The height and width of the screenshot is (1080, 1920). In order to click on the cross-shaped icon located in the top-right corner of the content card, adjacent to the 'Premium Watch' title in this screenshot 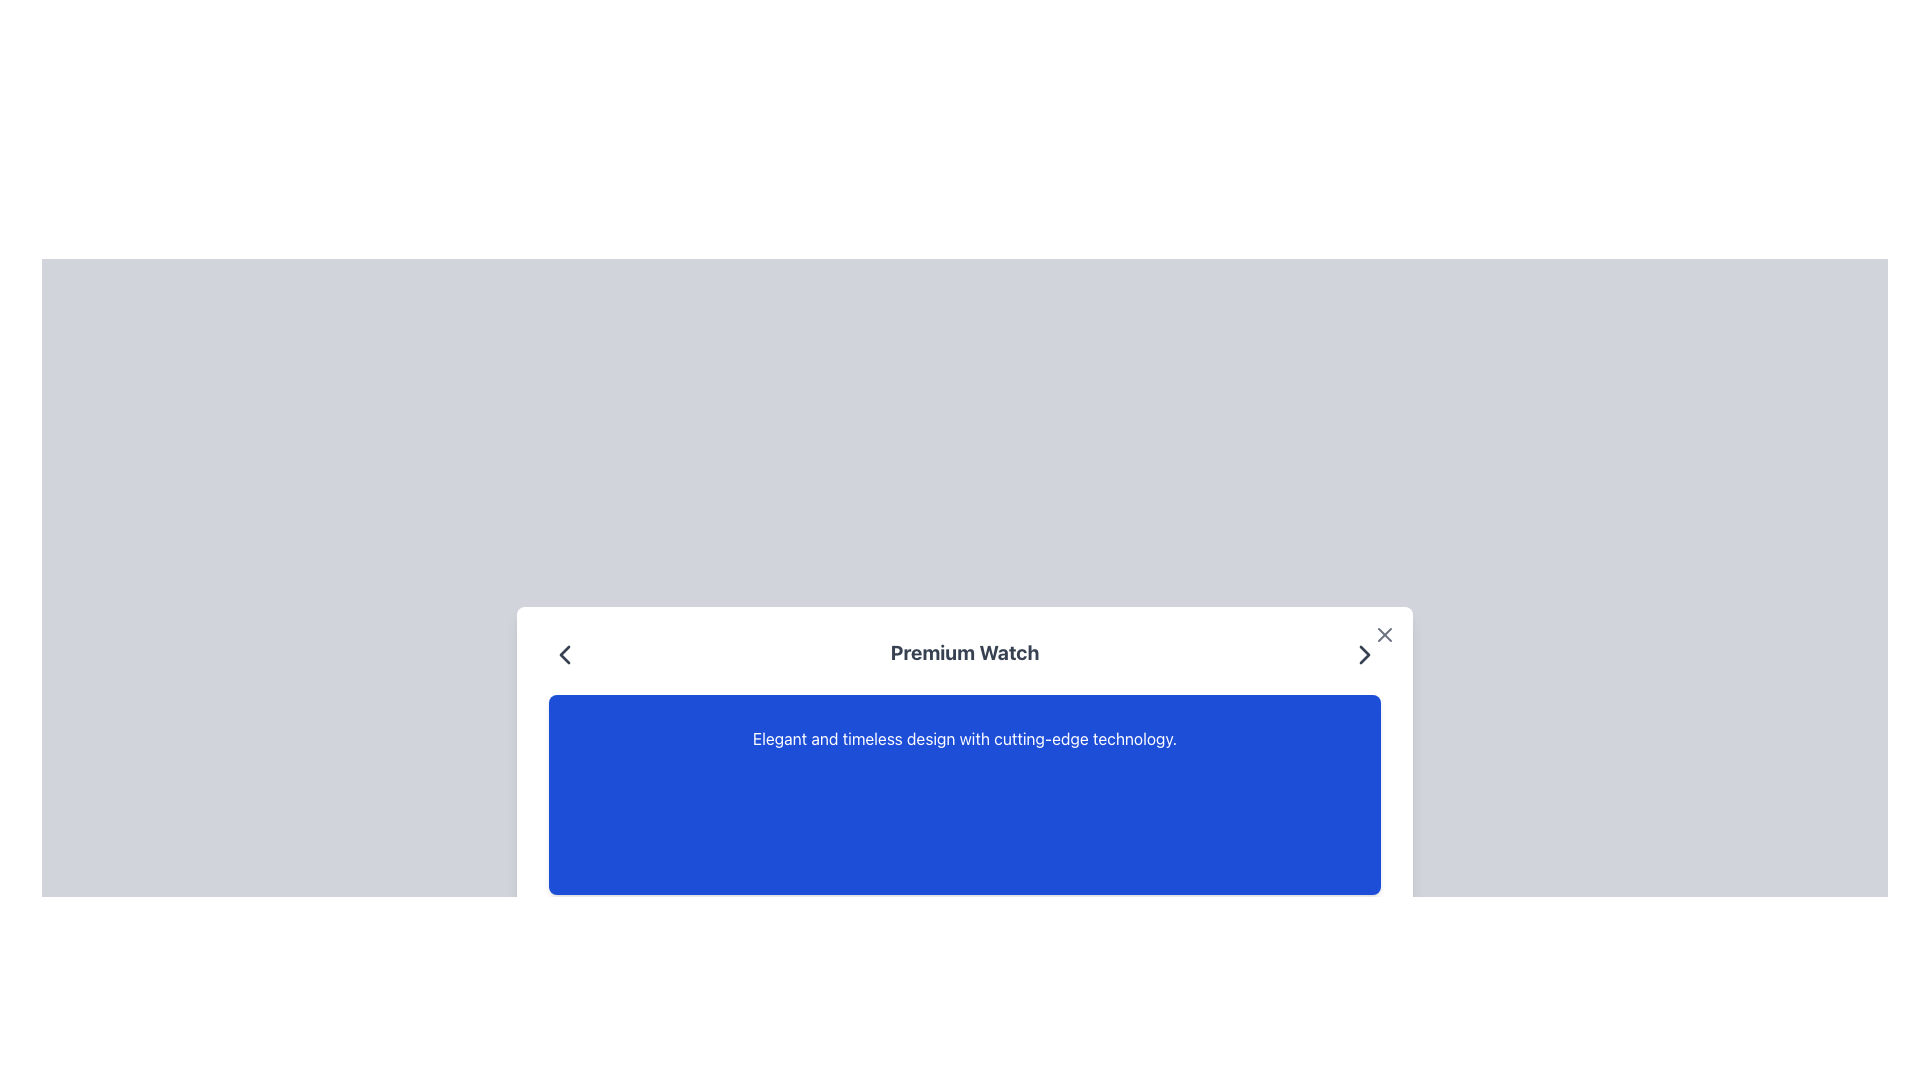, I will do `click(1384, 635)`.